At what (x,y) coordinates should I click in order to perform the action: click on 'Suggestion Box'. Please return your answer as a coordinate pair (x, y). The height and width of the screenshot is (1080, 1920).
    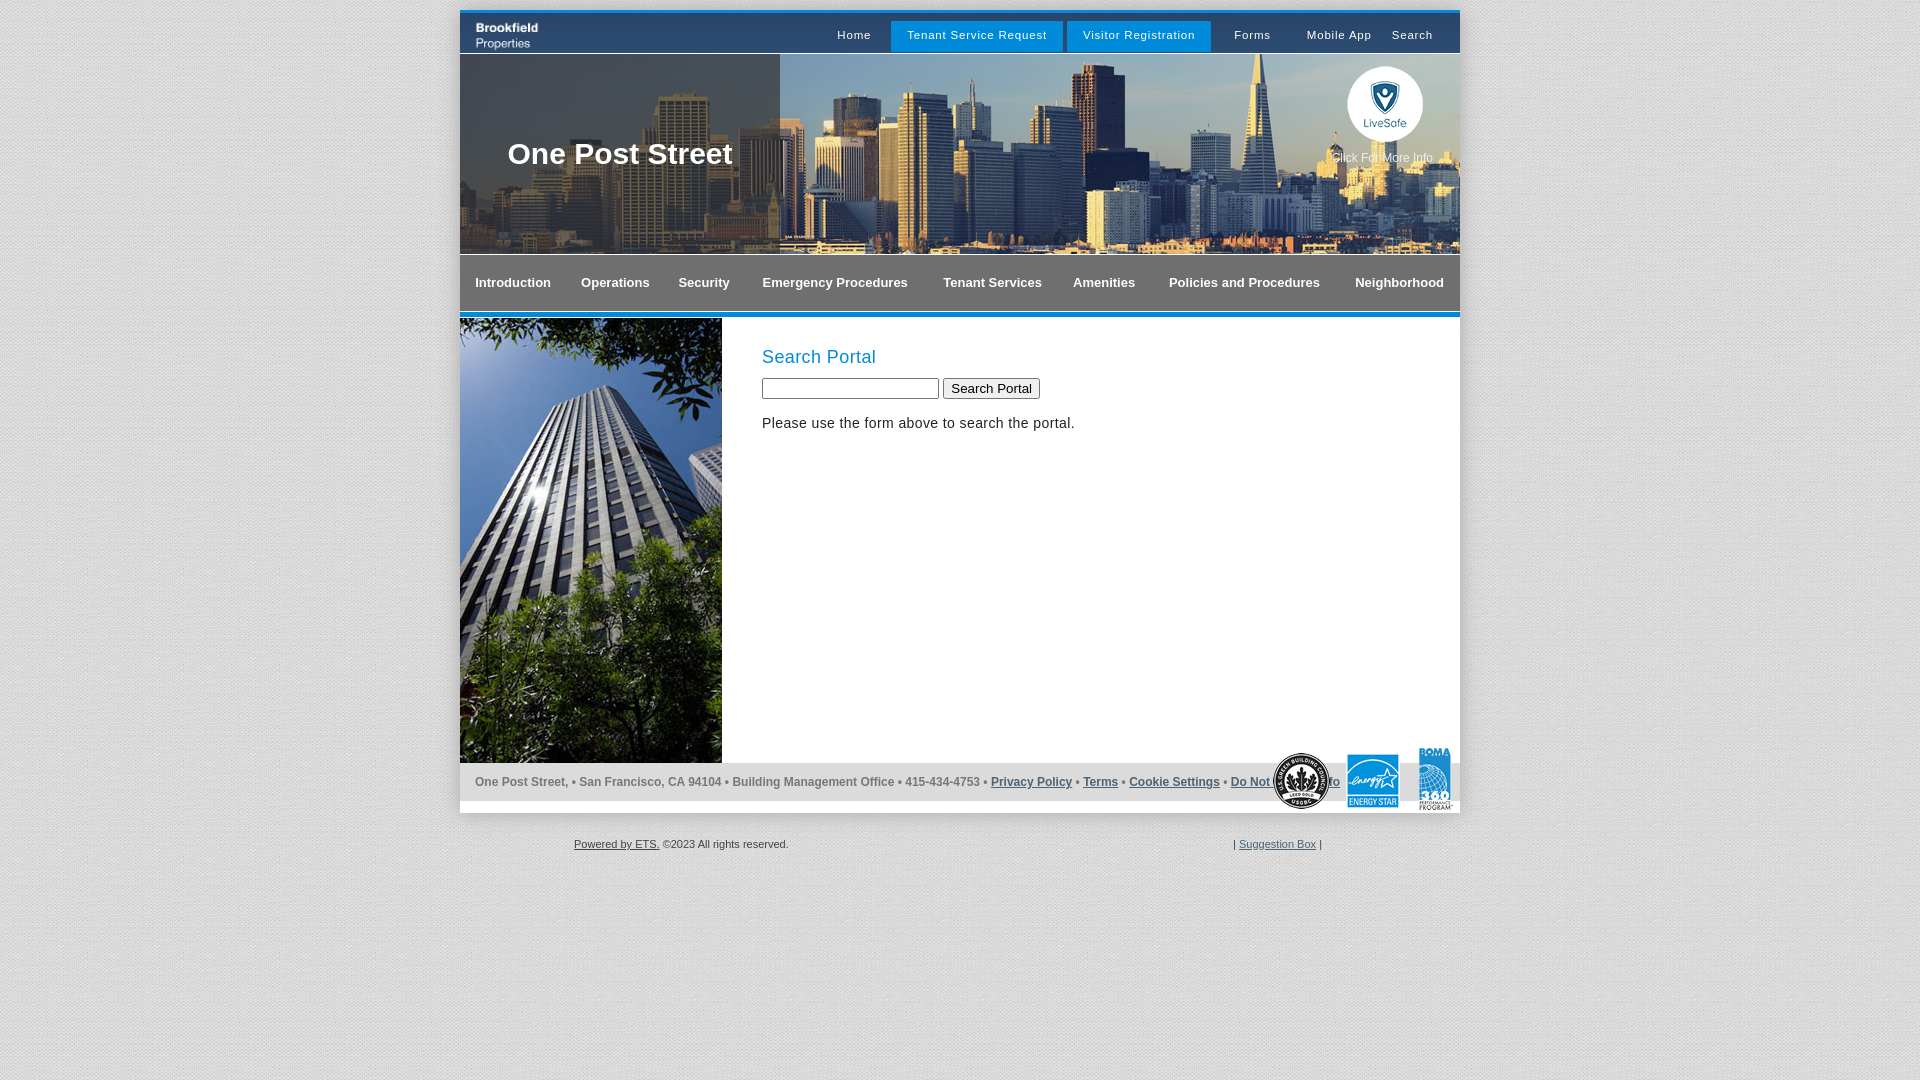
    Looking at the image, I should click on (1276, 844).